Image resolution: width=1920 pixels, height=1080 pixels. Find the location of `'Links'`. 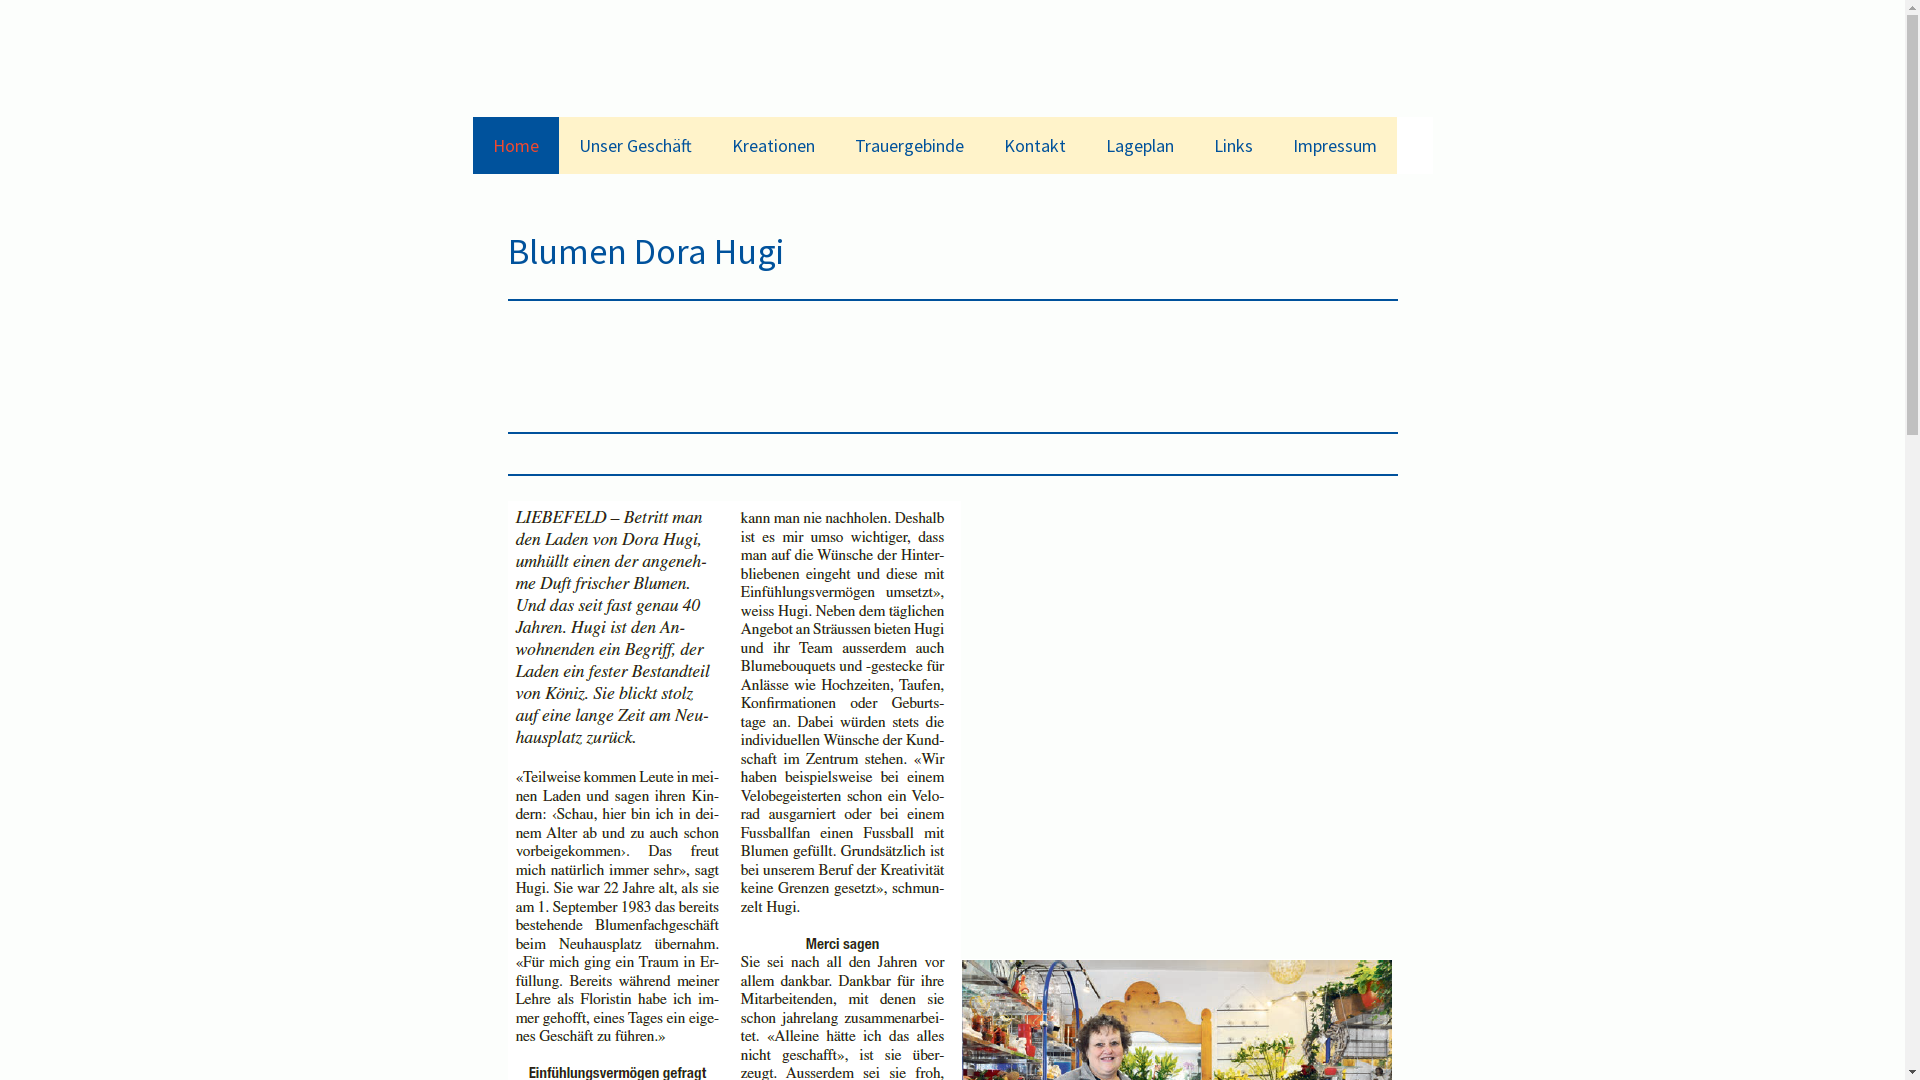

'Links' is located at coordinates (1232, 144).